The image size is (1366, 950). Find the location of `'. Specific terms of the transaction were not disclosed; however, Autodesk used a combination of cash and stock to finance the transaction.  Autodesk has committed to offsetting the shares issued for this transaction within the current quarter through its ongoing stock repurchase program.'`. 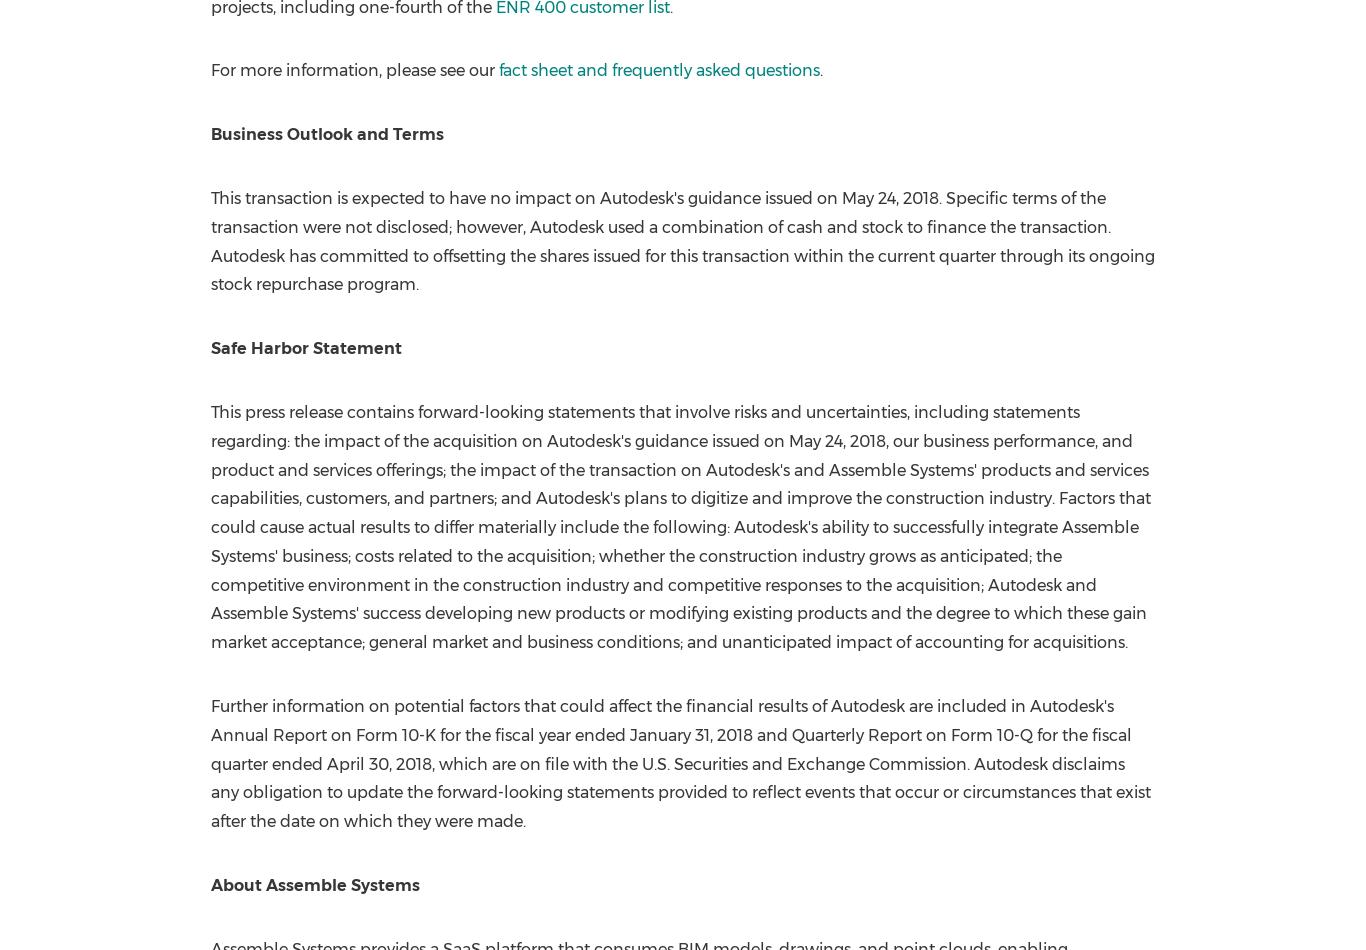

'. Specific terms of the transaction were not disclosed; however, Autodesk used a combination of cash and stock to finance the transaction.  Autodesk has committed to offsetting the shares issued for this transaction within the current quarter through its ongoing stock repurchase program.' is located at coordinates (681, 240).